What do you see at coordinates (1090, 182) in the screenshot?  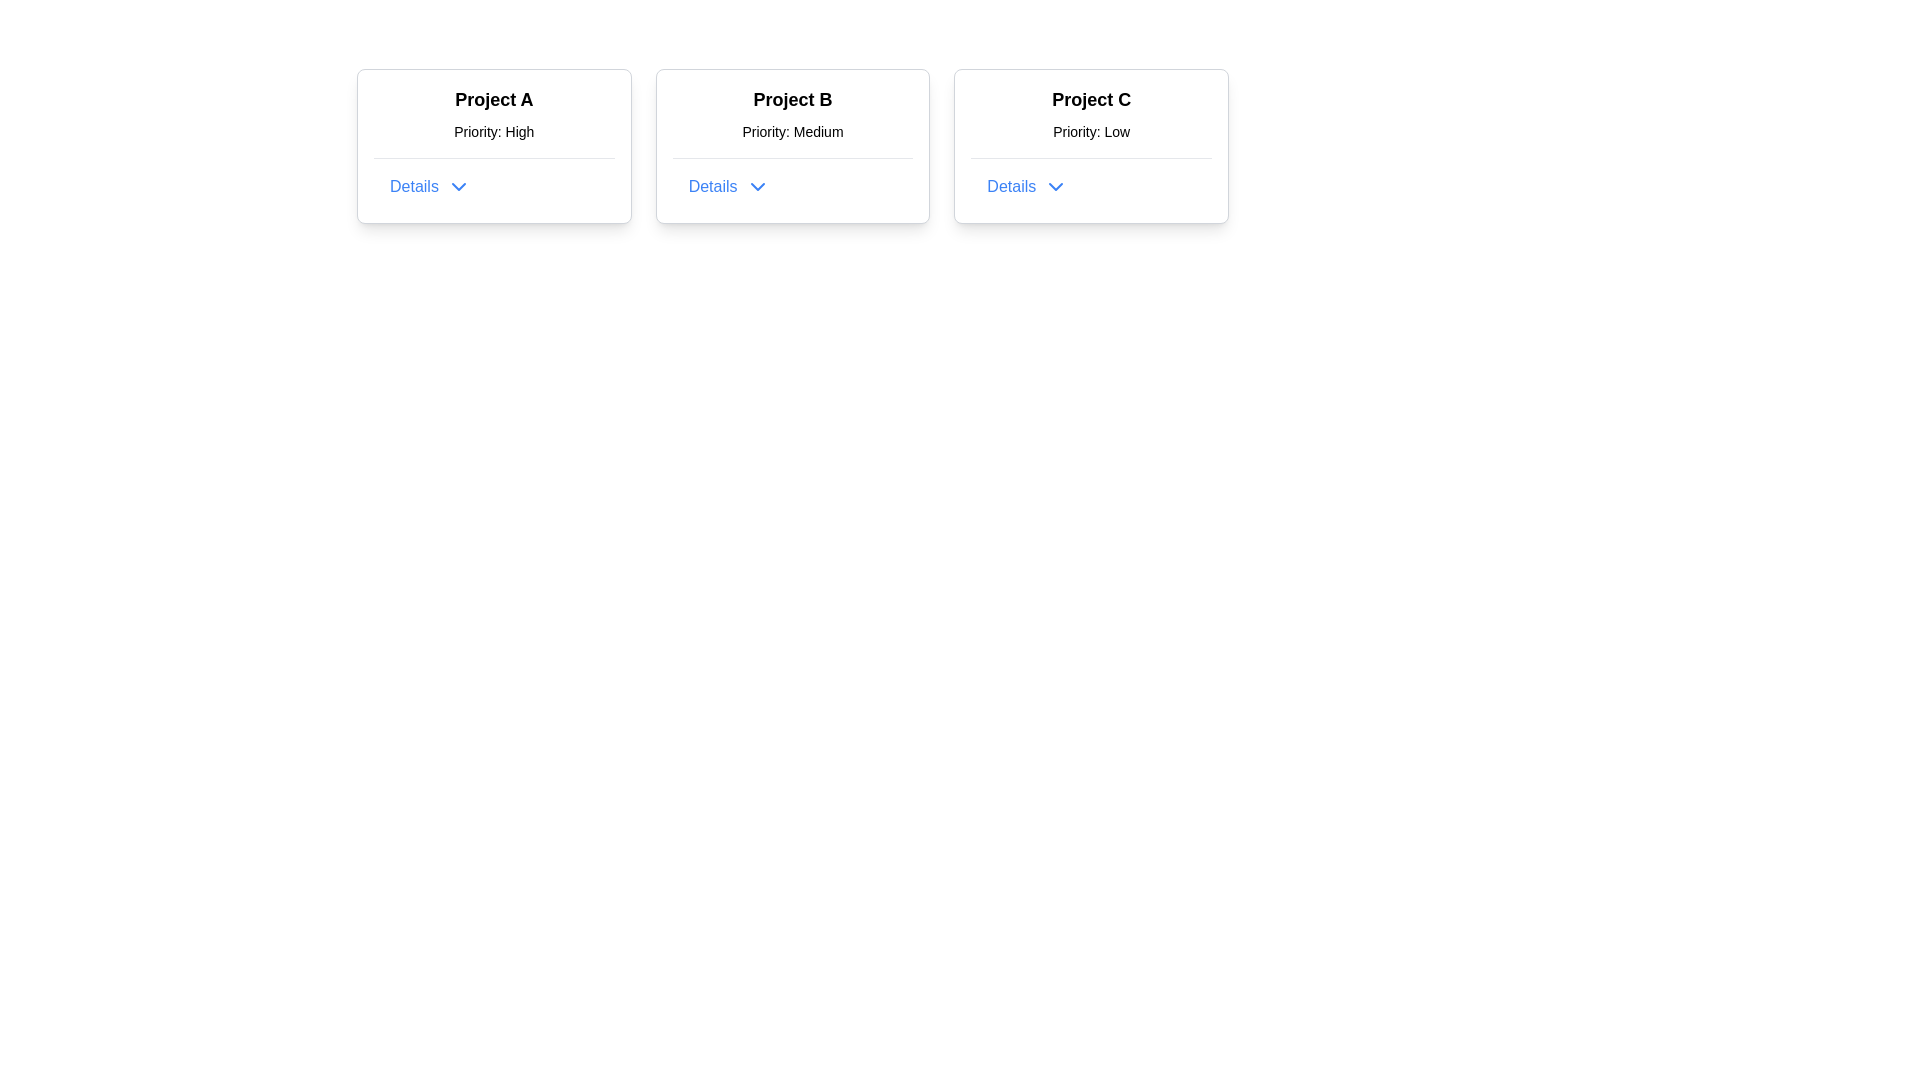 I see `the button located at the bottom of the 'Project C' card, which is labeled with the subtitle 'Priority: Low'` at bounding box center [1090, 182].